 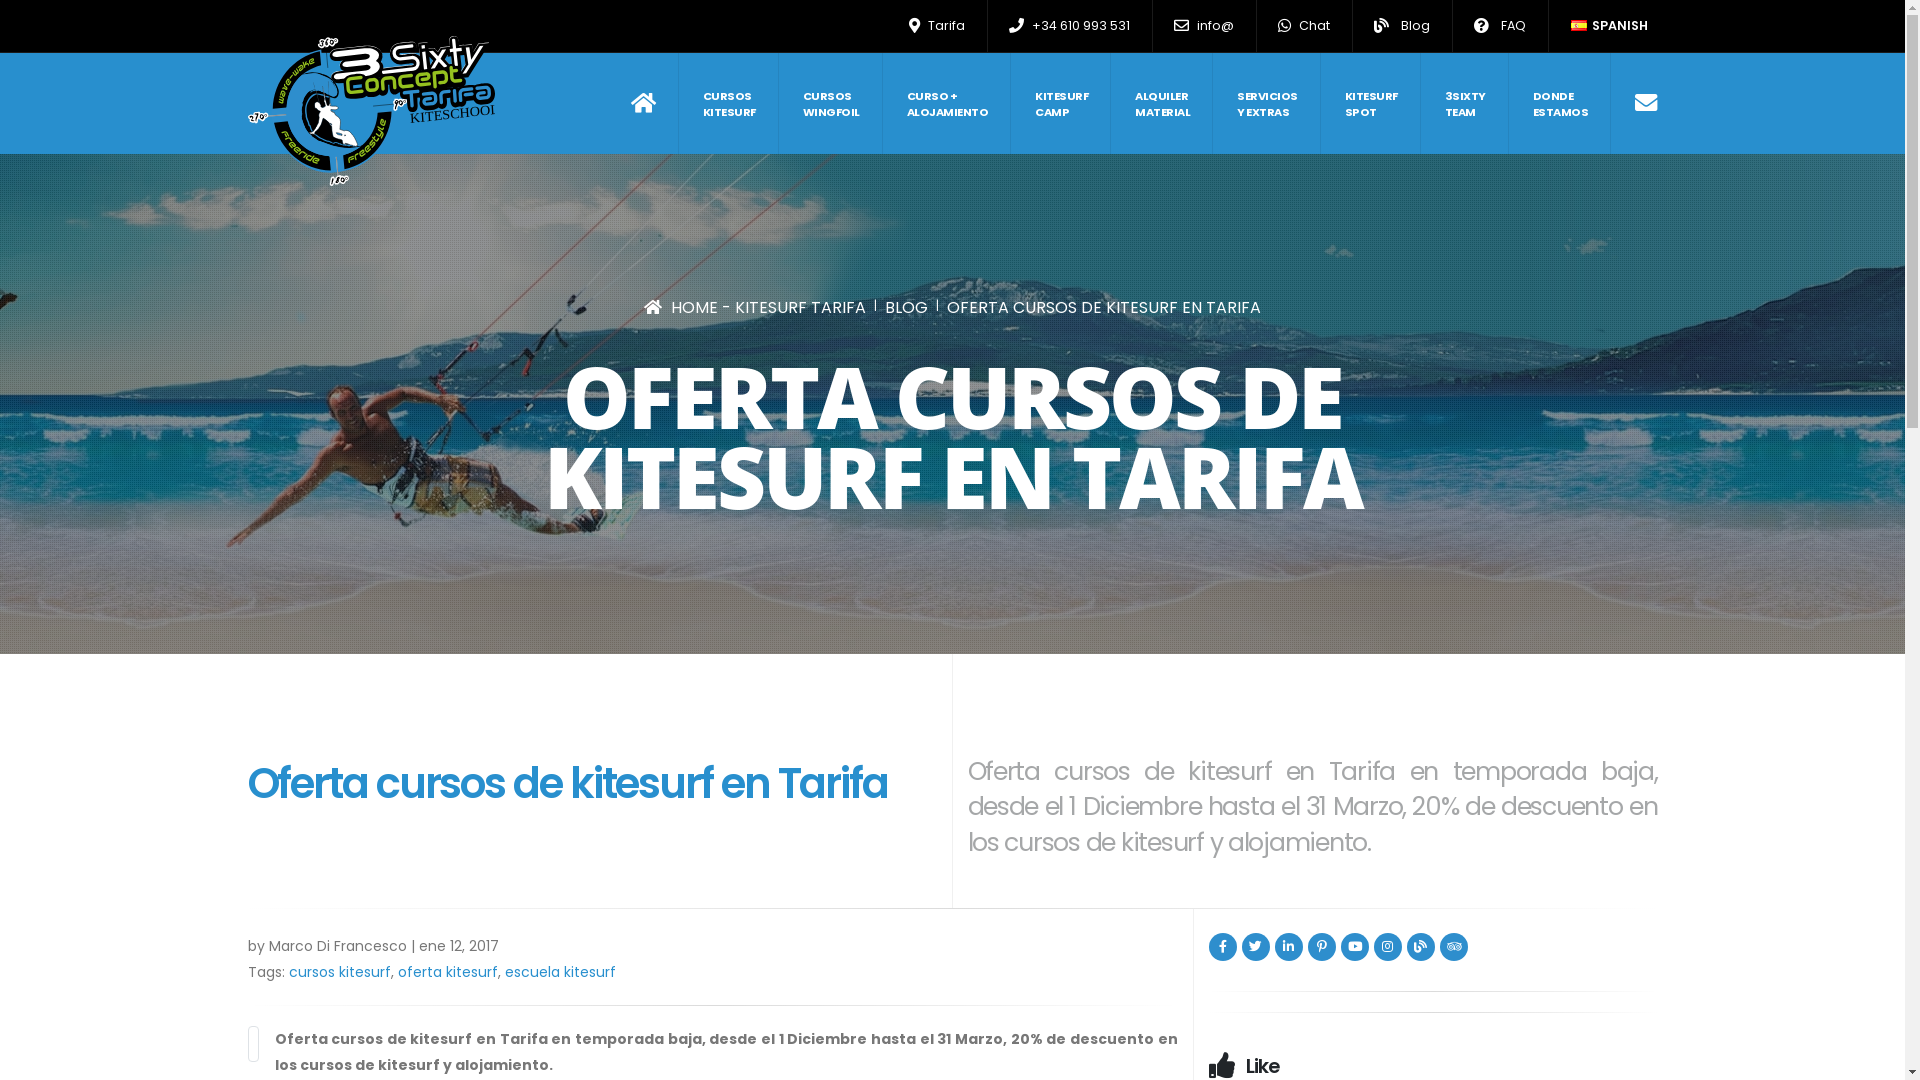 What do you see at coordinates (629, 103) in the screenshot?
I see `'Home - Kitesurf Tarifa'` at bounding box center [629, 103].